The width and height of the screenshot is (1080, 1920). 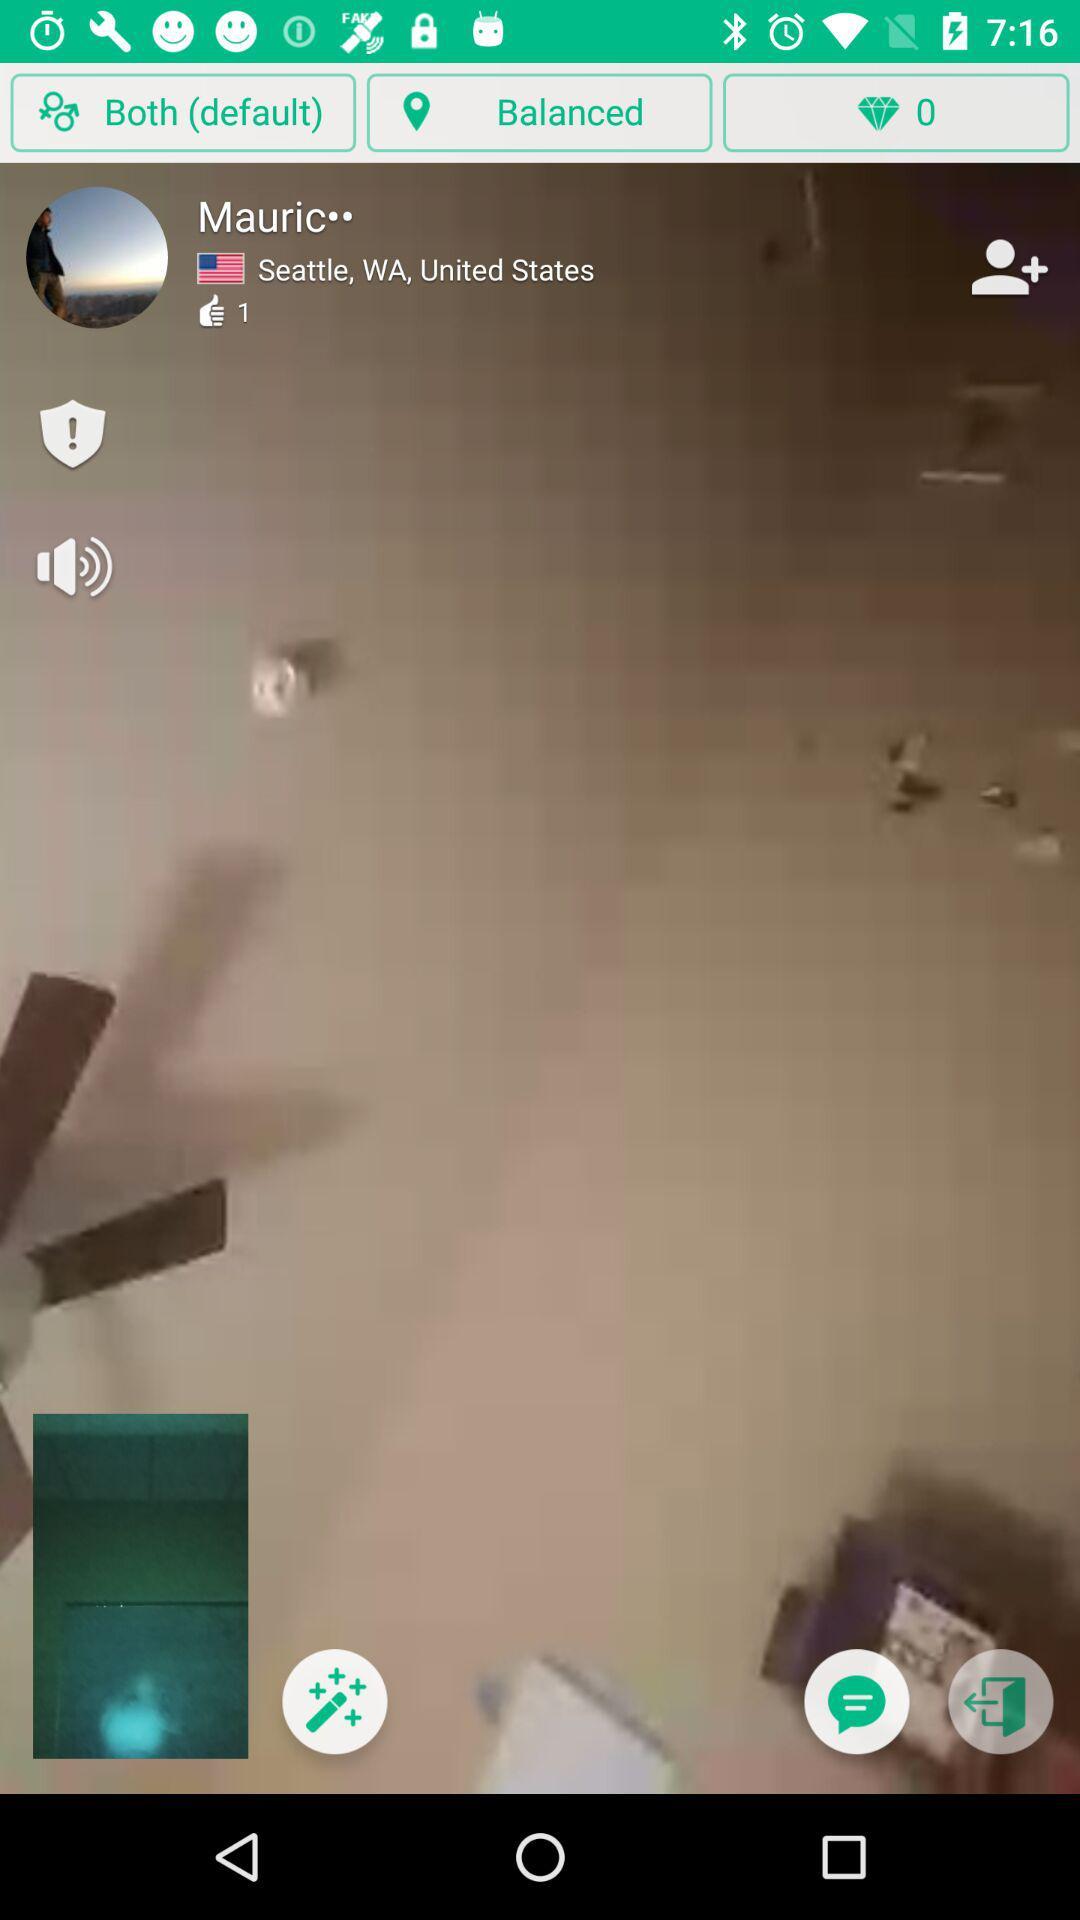 I want to click on the item to the right of the seattle wa united item, so click(x=1007, y=266).